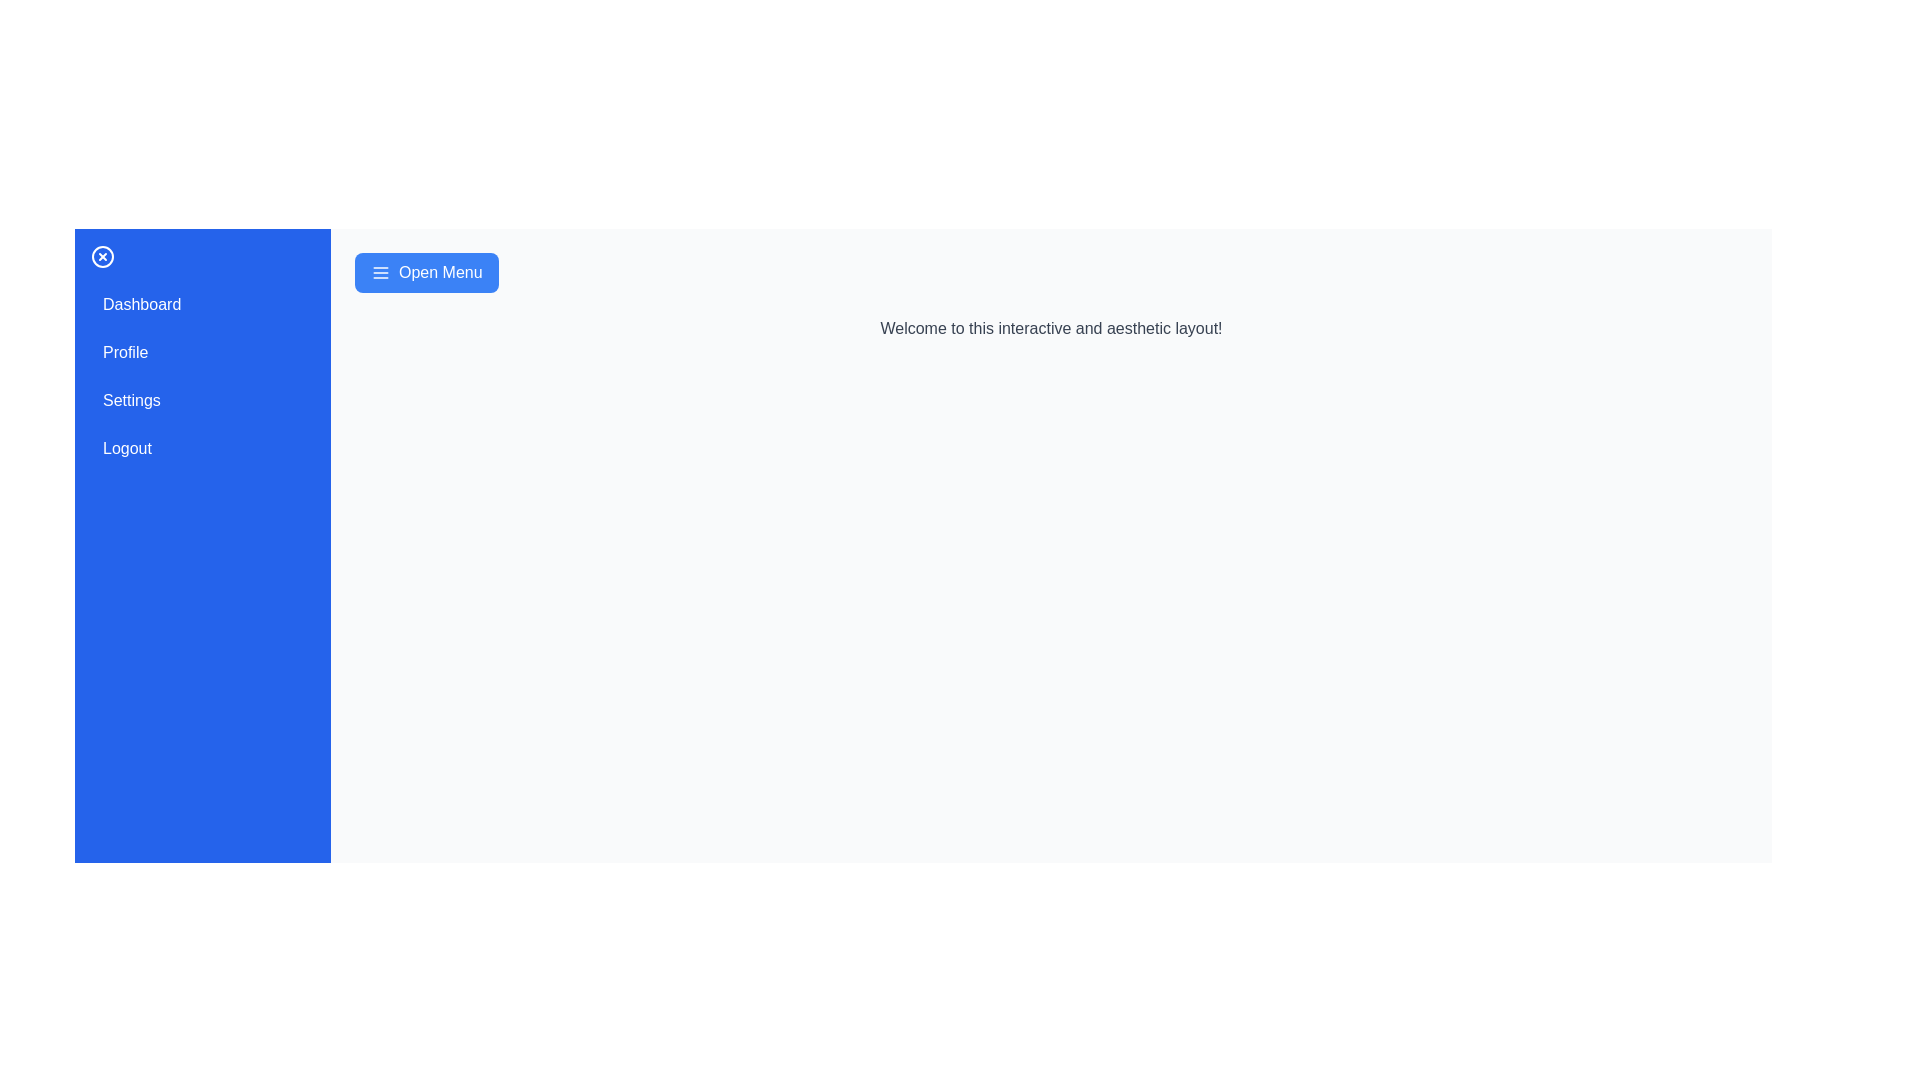 This screenshot has width=1920, height=1080. I want to click on the menu item Profile in the sidebar, so click(202, 352).